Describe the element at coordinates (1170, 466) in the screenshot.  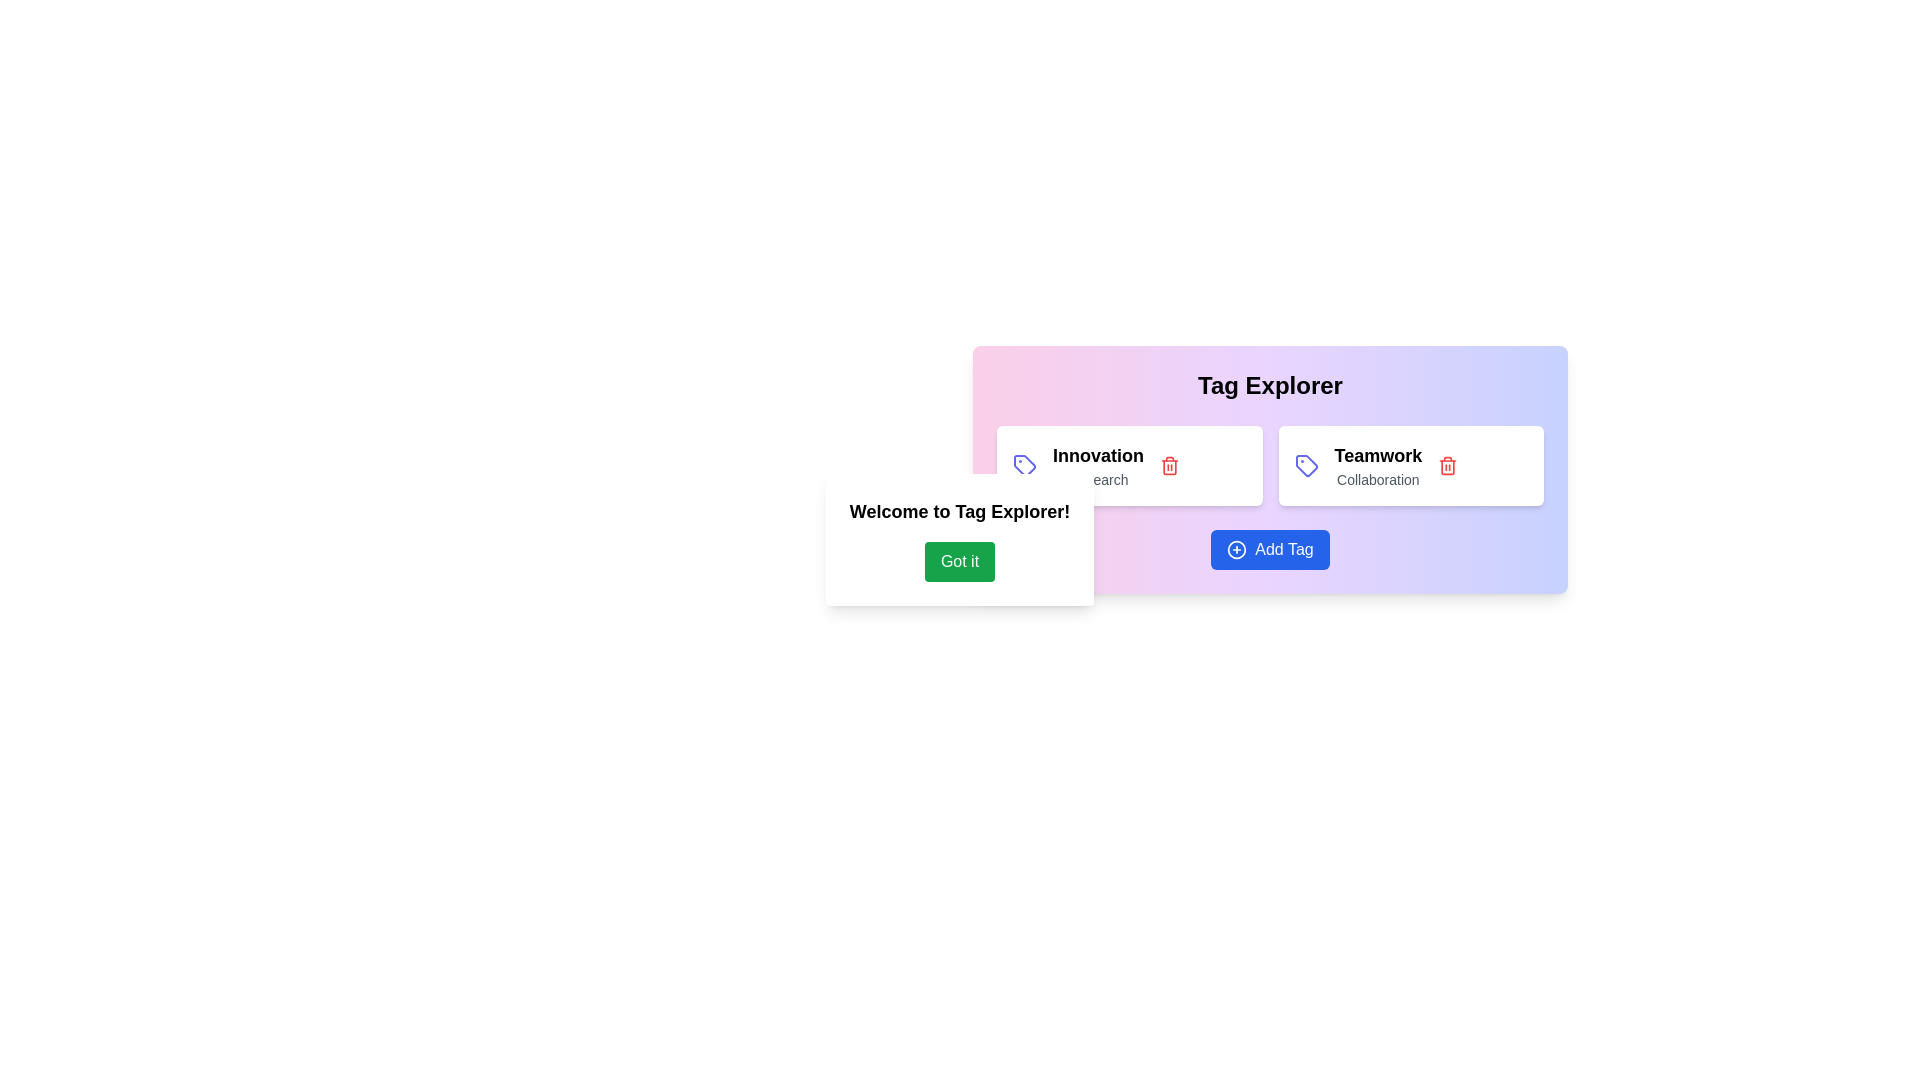
I see `the delete button (trash can icon) located at the right side of the 'Innovation' tag card` at that location.